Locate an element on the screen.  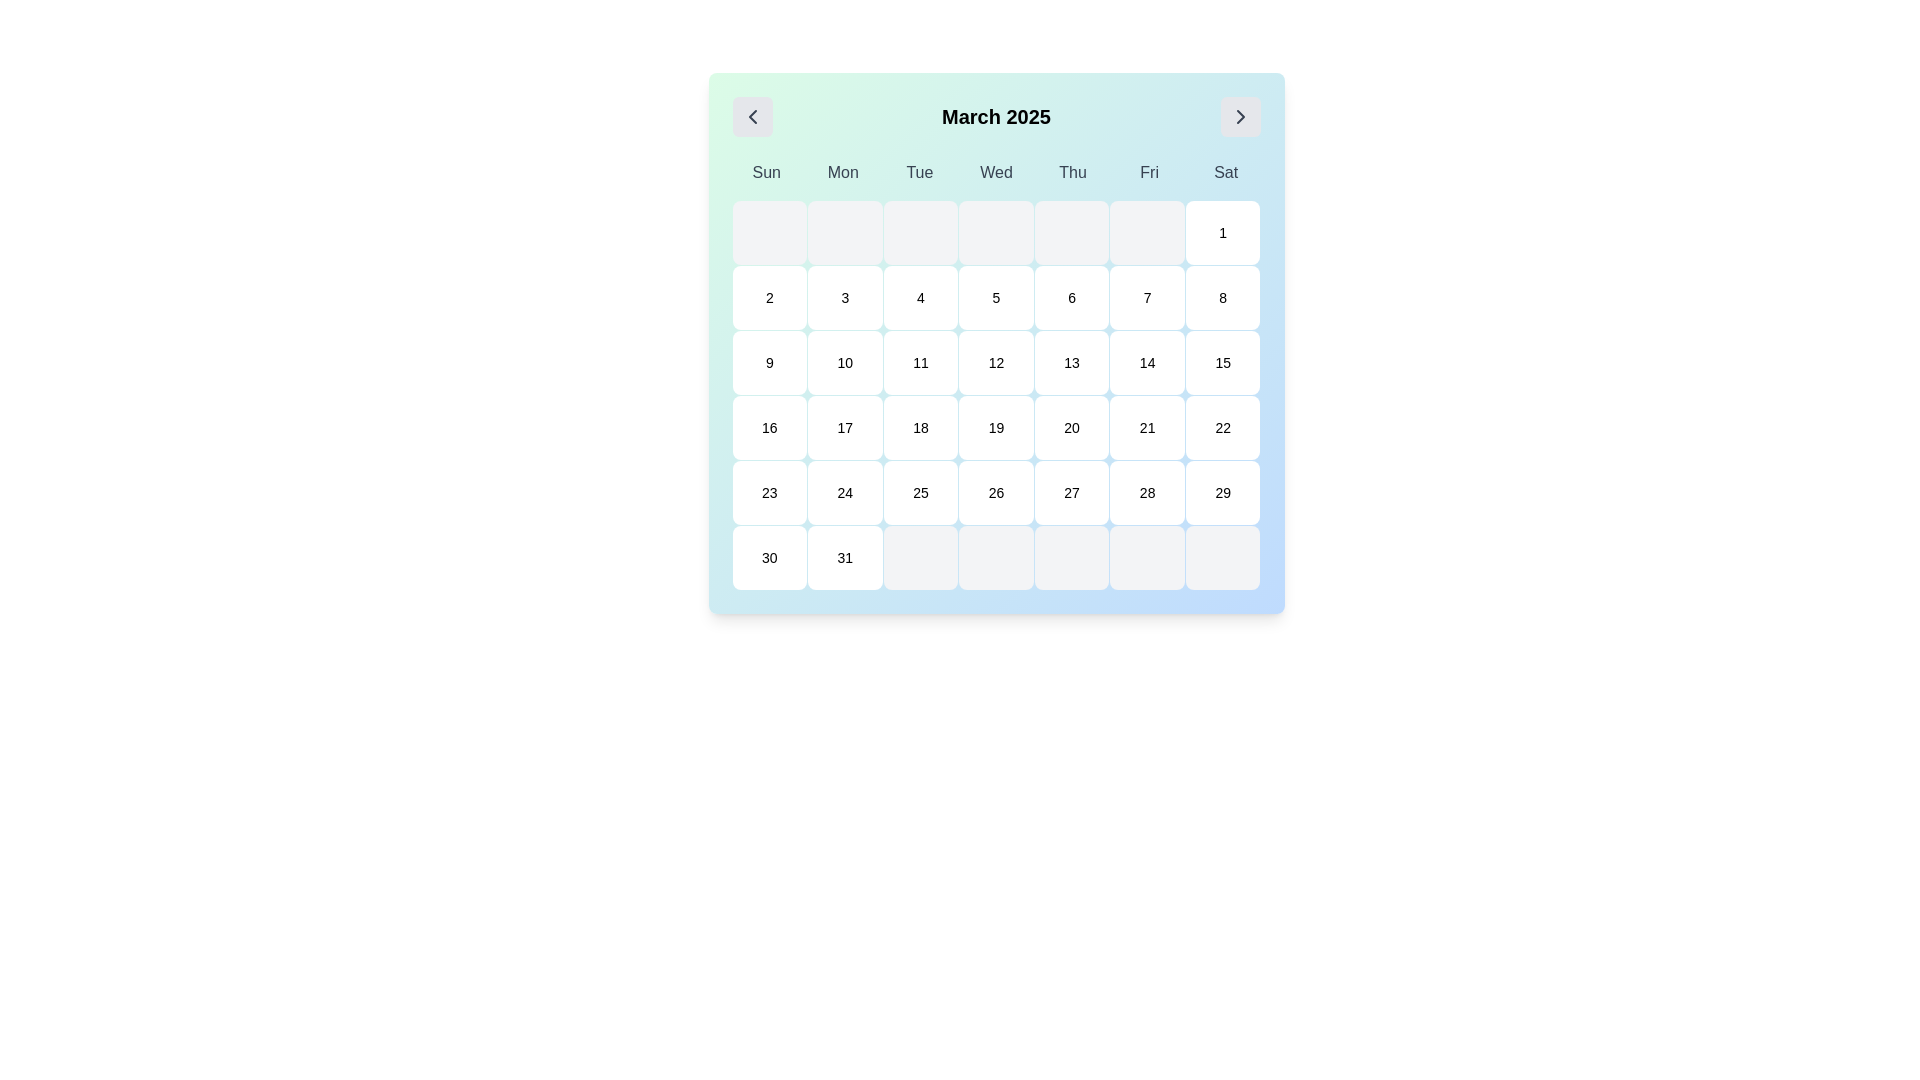
the square button displaying the number '9' in the calendar interface for March 2025 is located at coordinates (768, 362).